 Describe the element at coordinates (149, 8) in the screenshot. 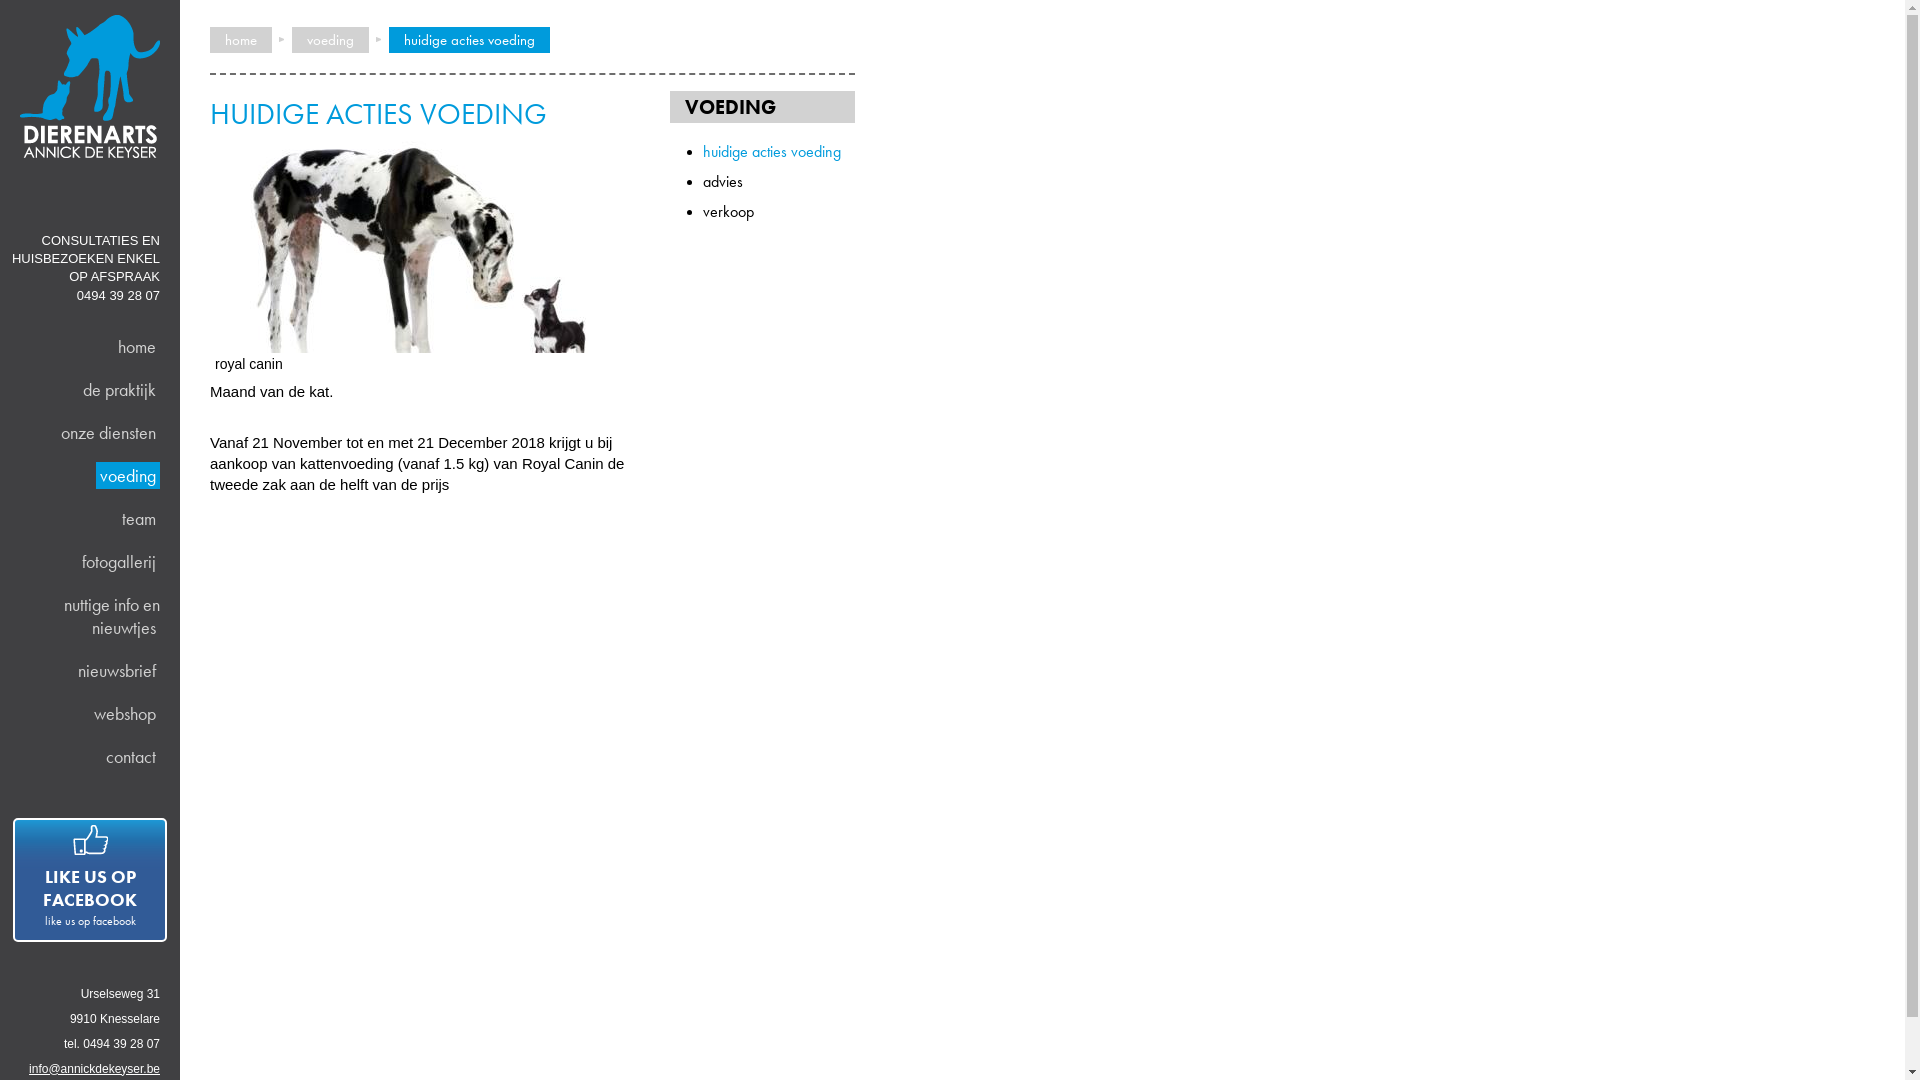

I see `'Overslaan en naar de algemene inhoud gaan'` at that location.